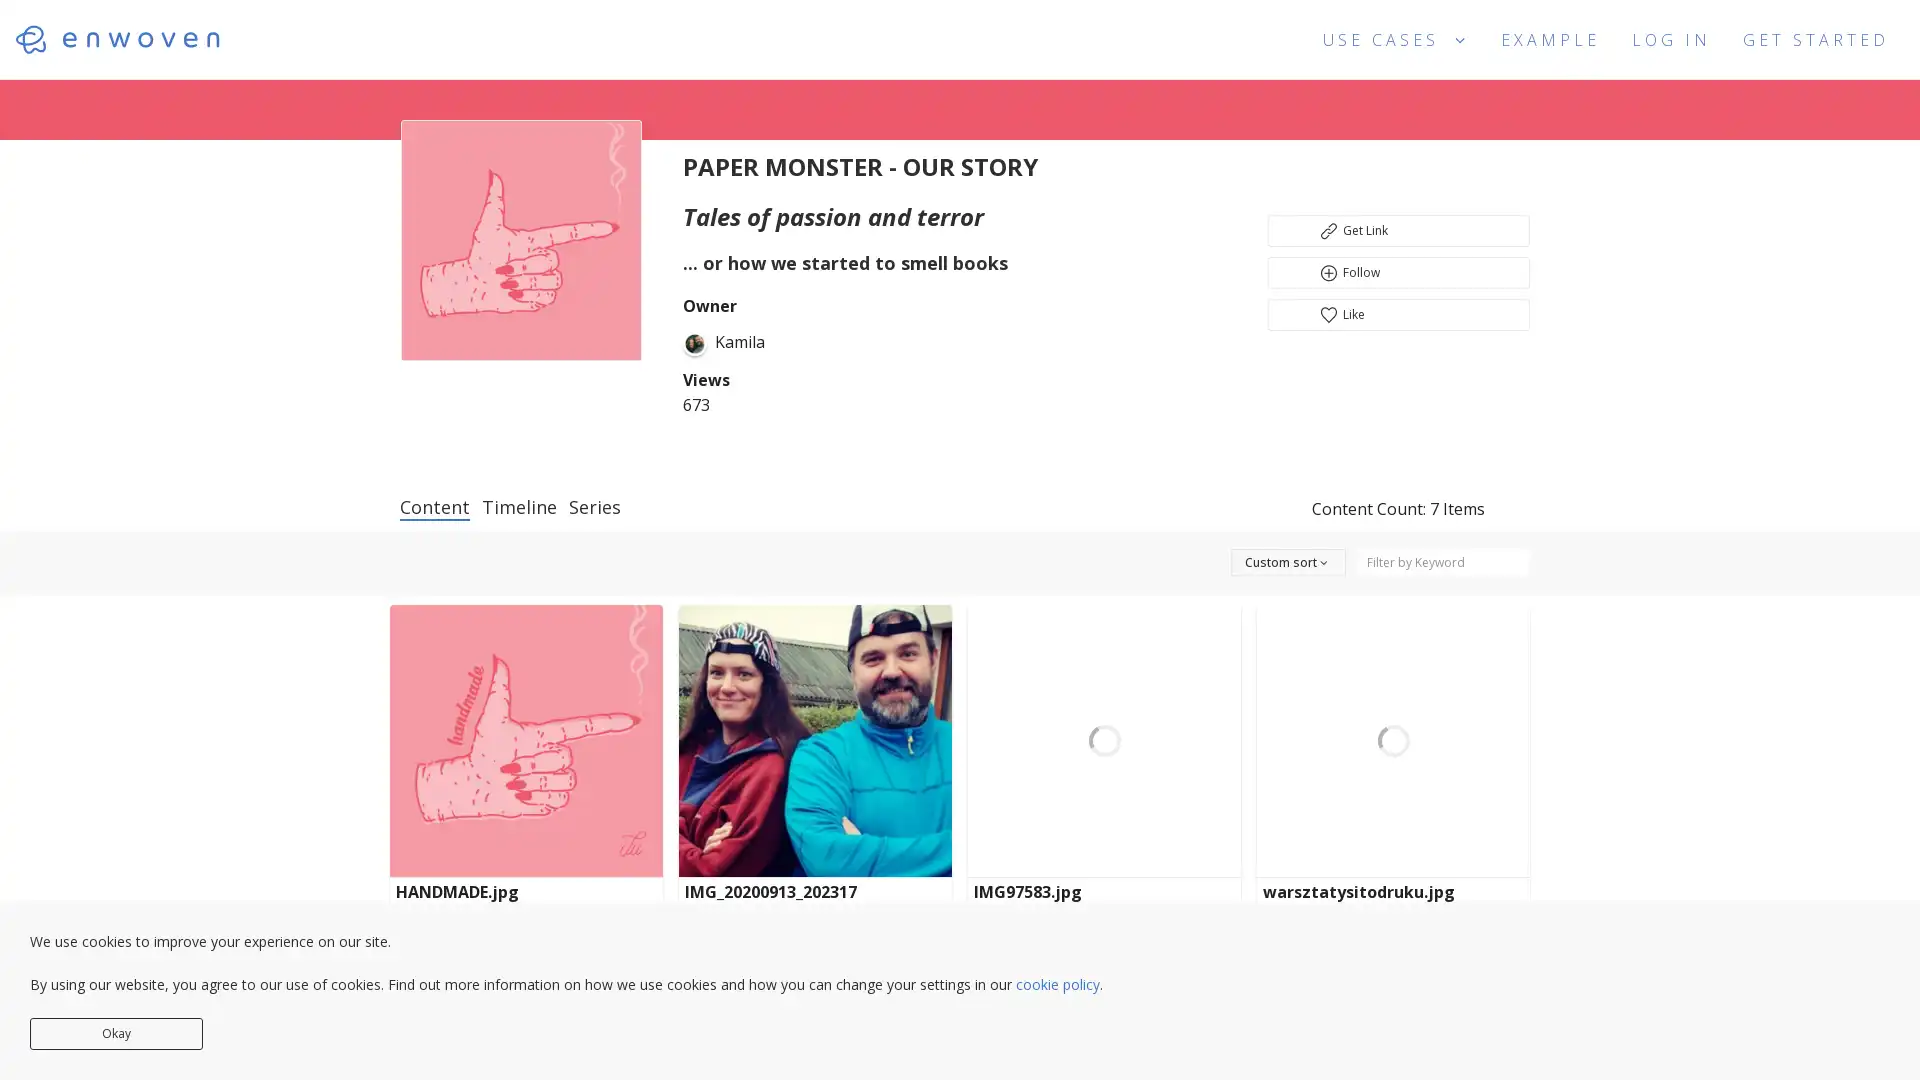 The height and width of the screenshot is (1080, 1920). What do you see at coordinates (115, 1033) in the screenshot?
I see `Okay` at bounding box center [115, 1033].